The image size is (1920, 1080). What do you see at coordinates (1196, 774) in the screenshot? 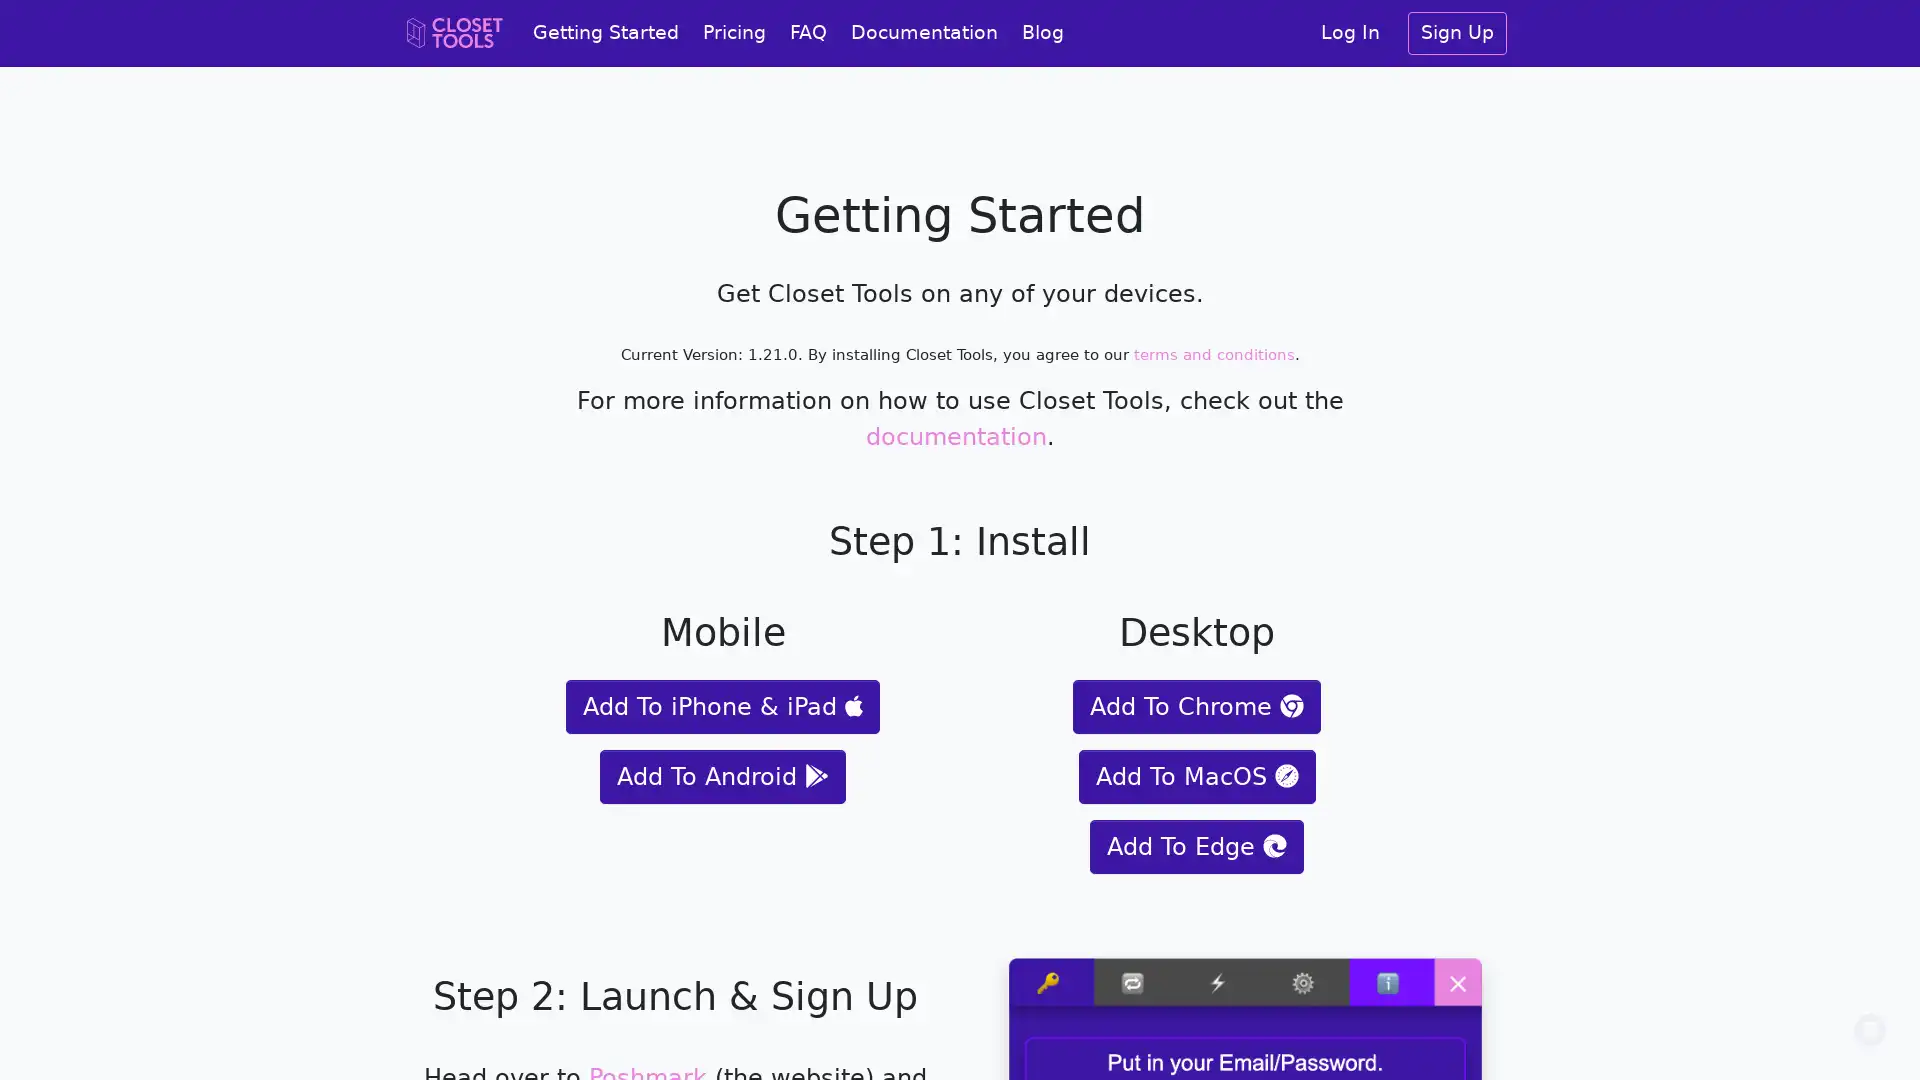
I see `Add To MacOS` at bounding box center [1196, 774].